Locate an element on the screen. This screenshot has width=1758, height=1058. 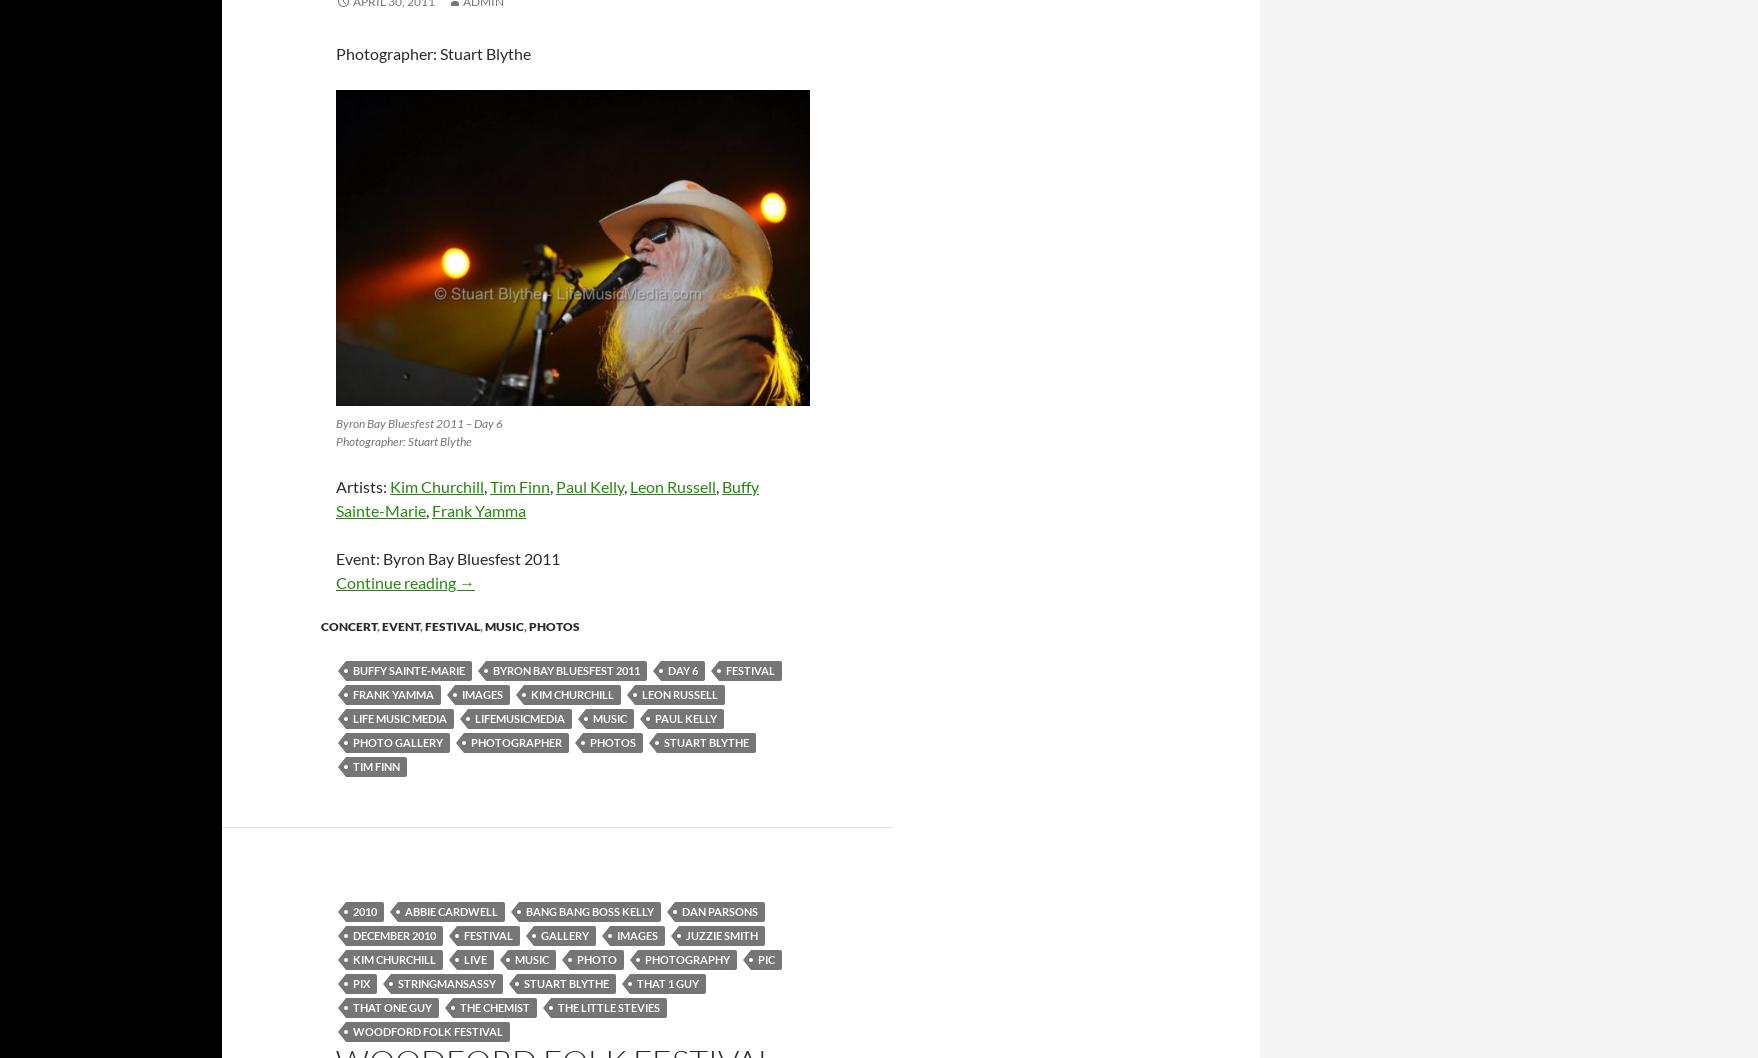
'Continue reading' is located at coordinates (335, 581).